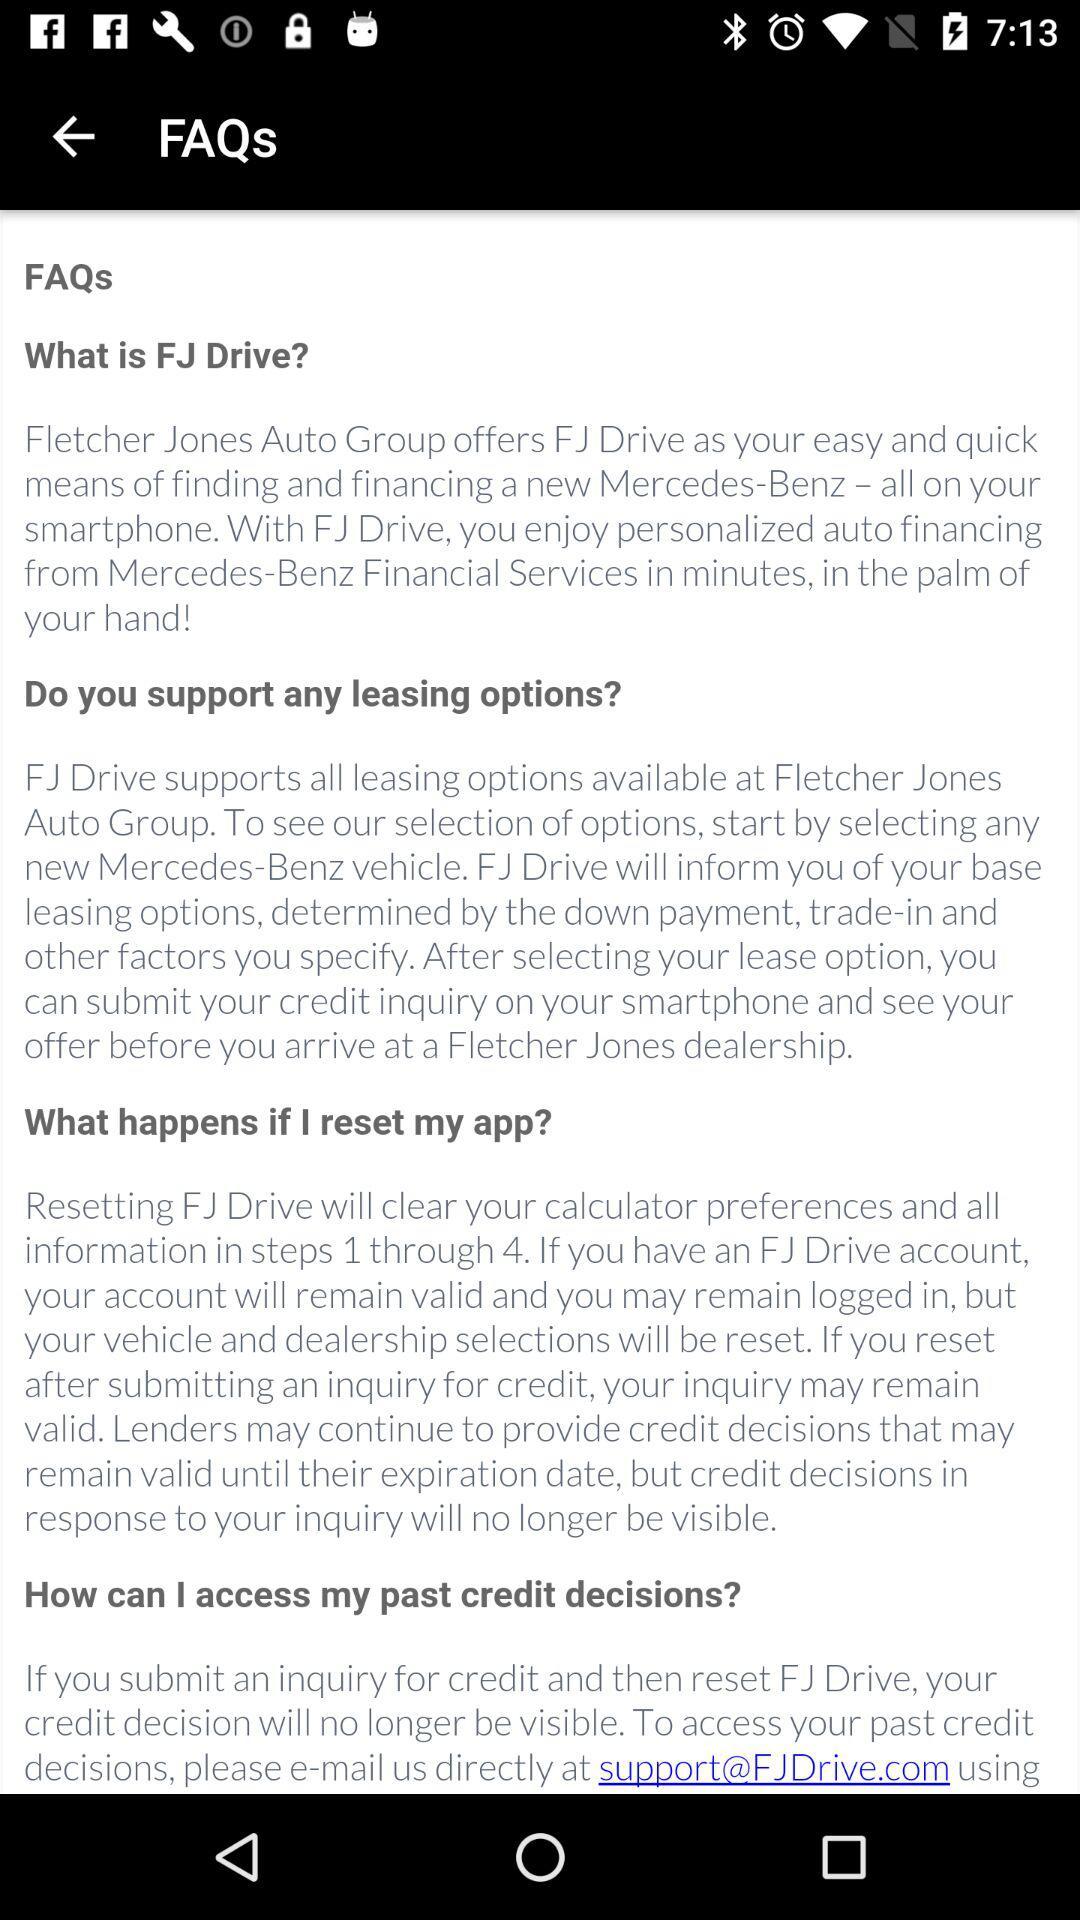 The image size is (1080, 1920). Describe the element at coordinates (540, 1003) in the screenshot. I see `main page` at that location.